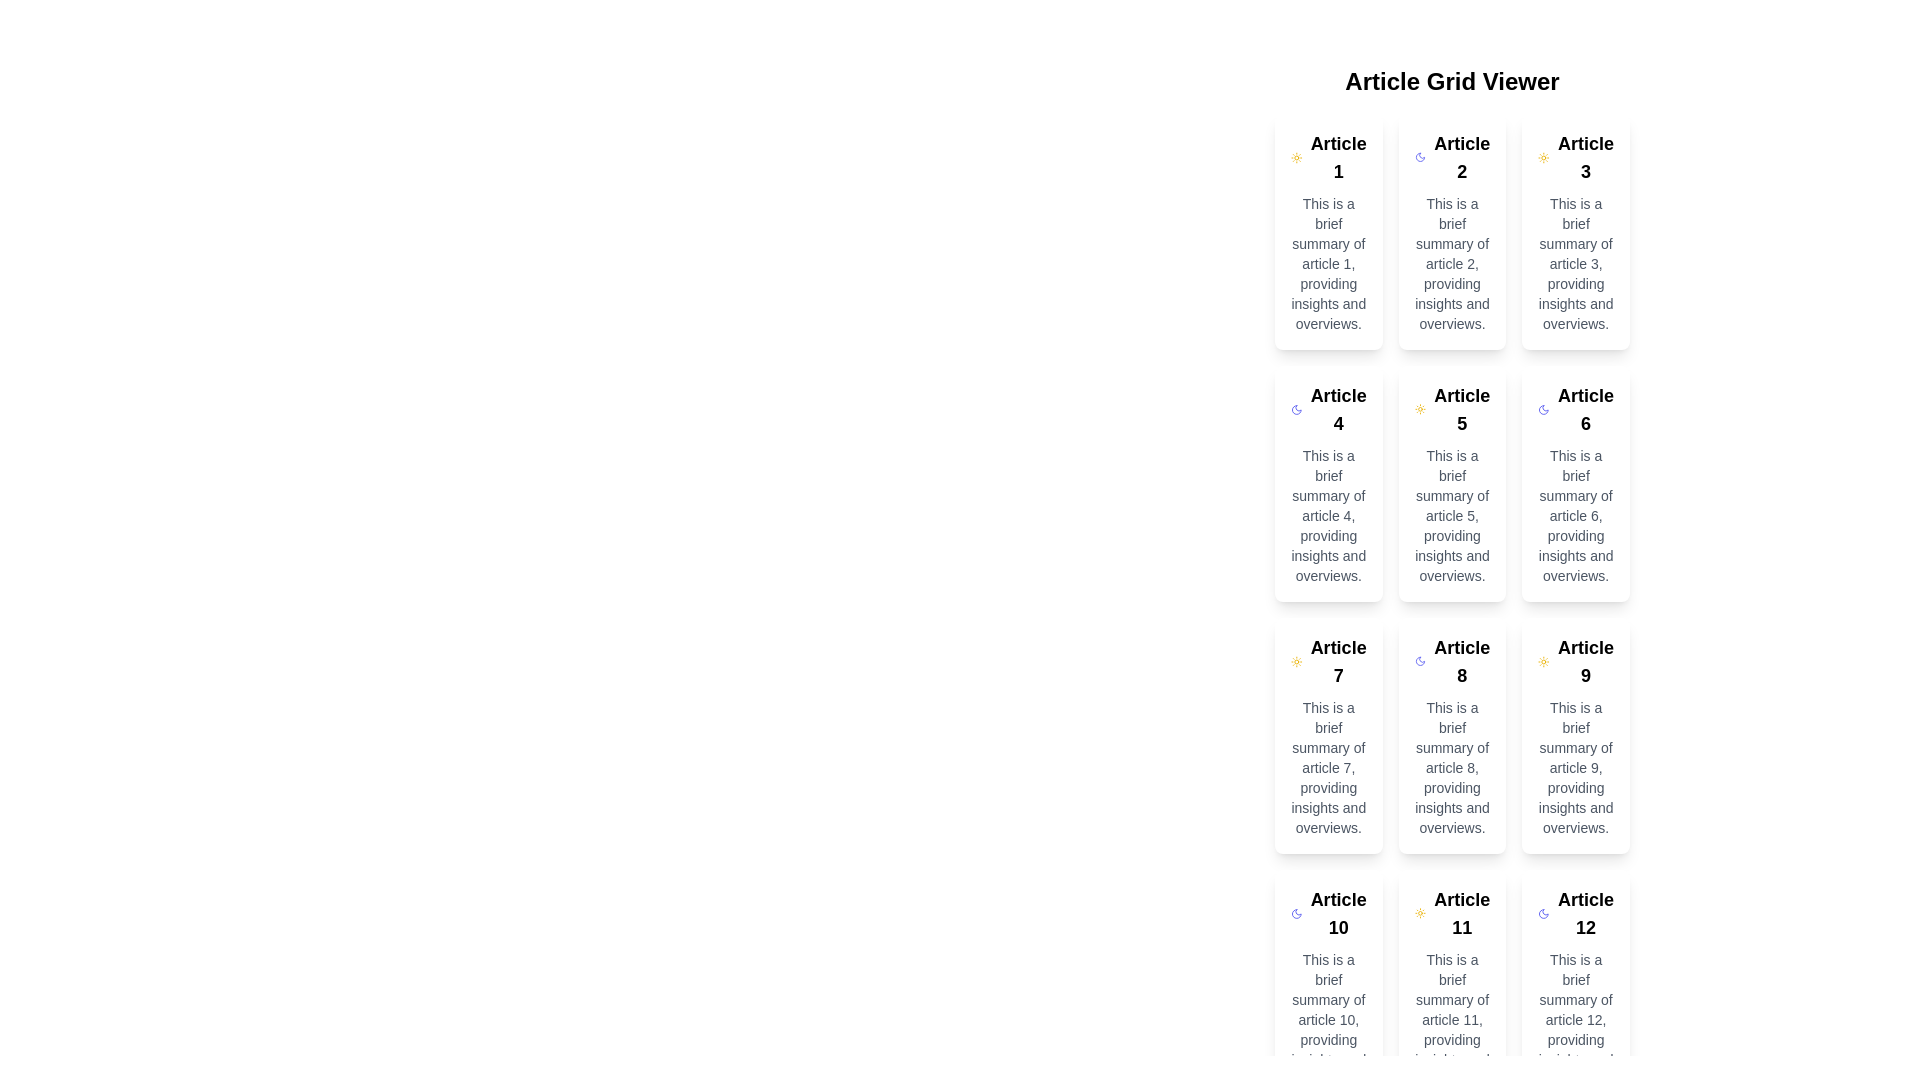 The width and height of the screenshot is (1920, 1080). Describe the element at coordinates (1296, 662) in the screenshot. I see `the sun-themed SVG icon located in the top-left portion of the 'Article 7' card, adjacent to the title text` at that location.